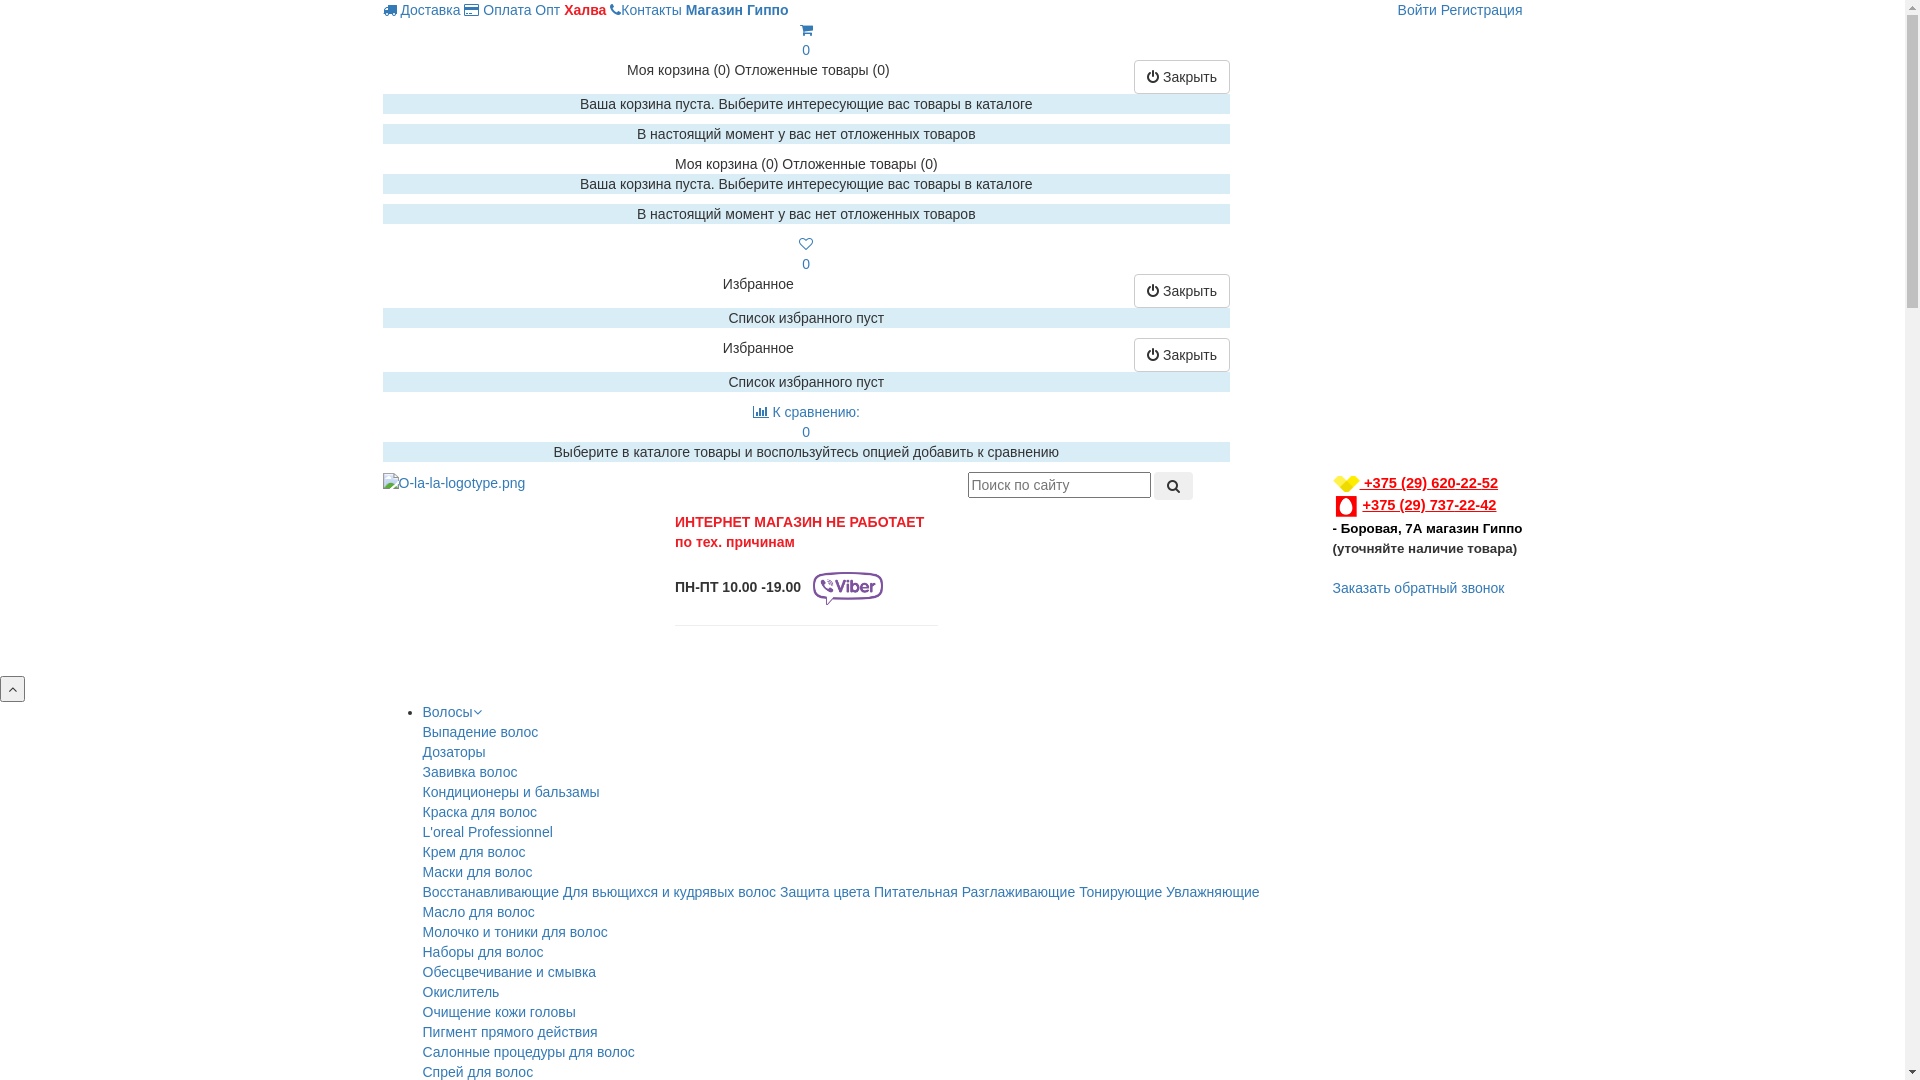 This screenshot has width=1920, height=1080. Describe the element at coordinates (1345, 505) in the screenshot. I see `'mts_tel.png'` at that location.